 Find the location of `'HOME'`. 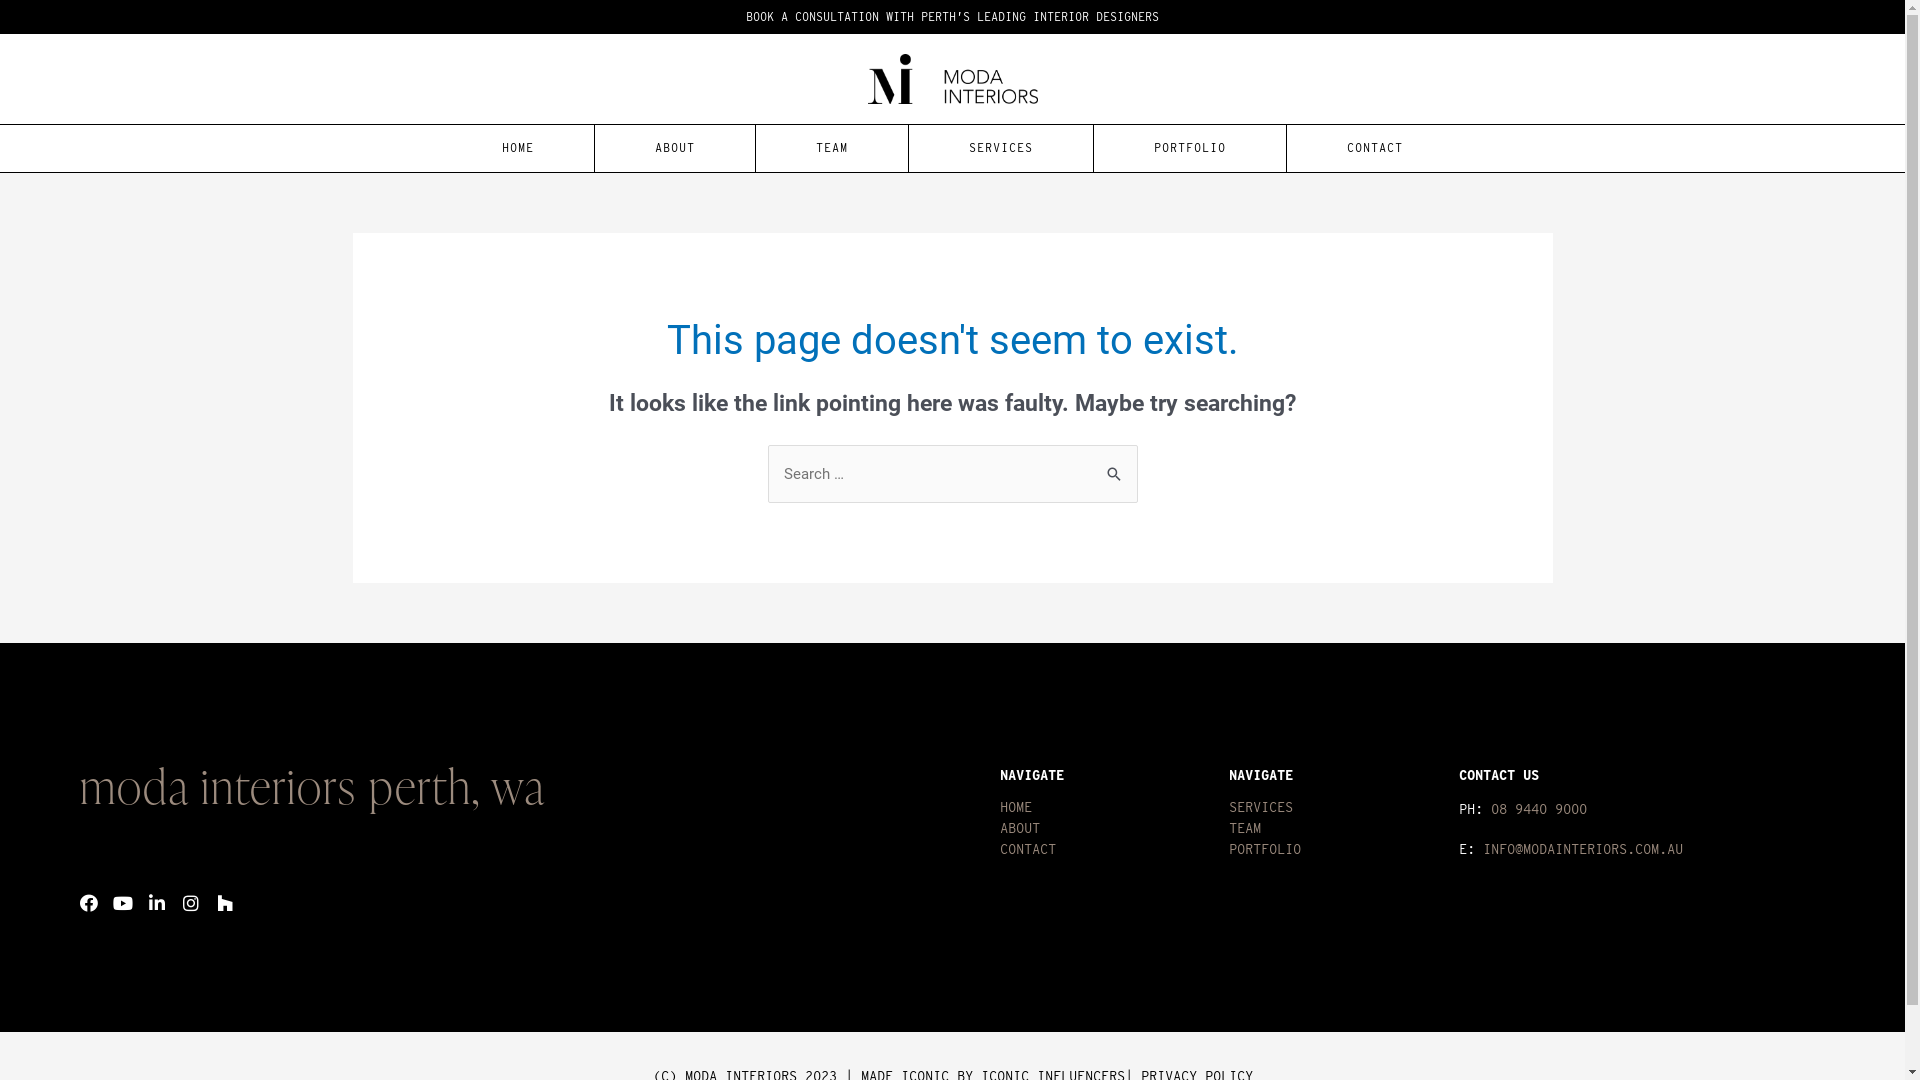

'HOME' is located at coordinates (518, 146).